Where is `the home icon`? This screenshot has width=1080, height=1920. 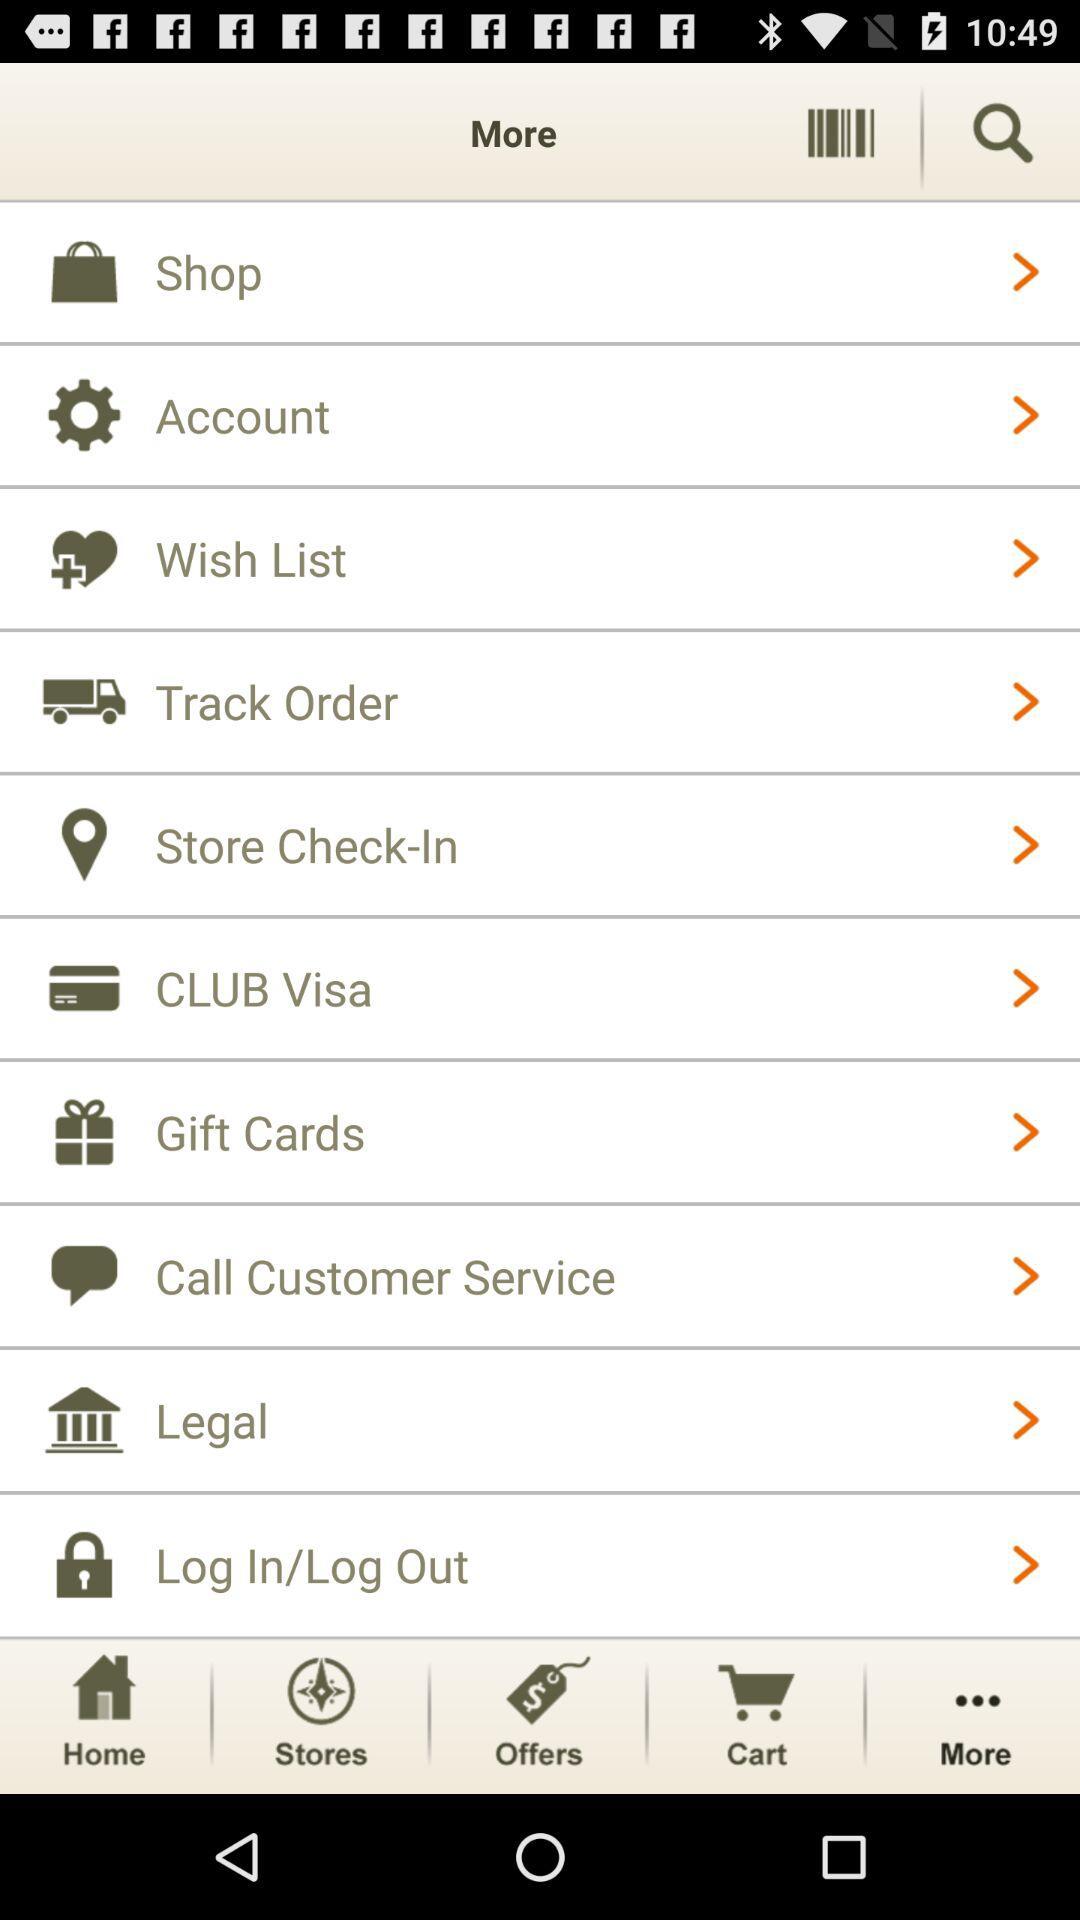 the home icon is located at coordinates (103, 1835).